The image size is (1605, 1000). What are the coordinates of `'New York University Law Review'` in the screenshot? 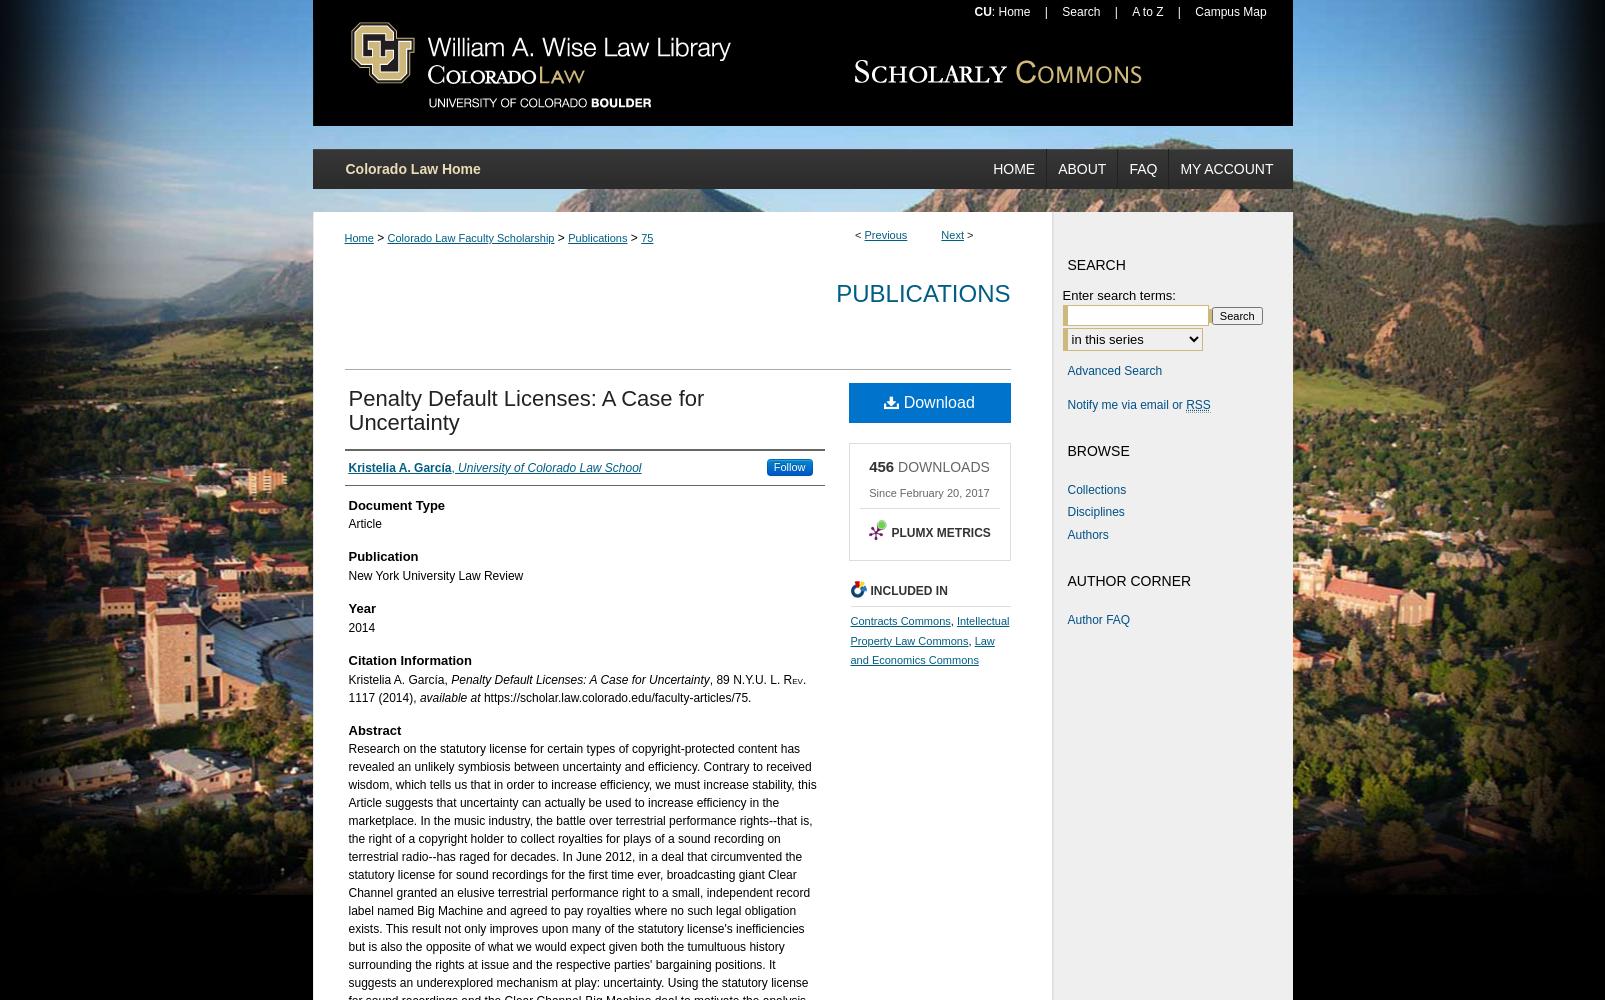 It's located at (434, 575).